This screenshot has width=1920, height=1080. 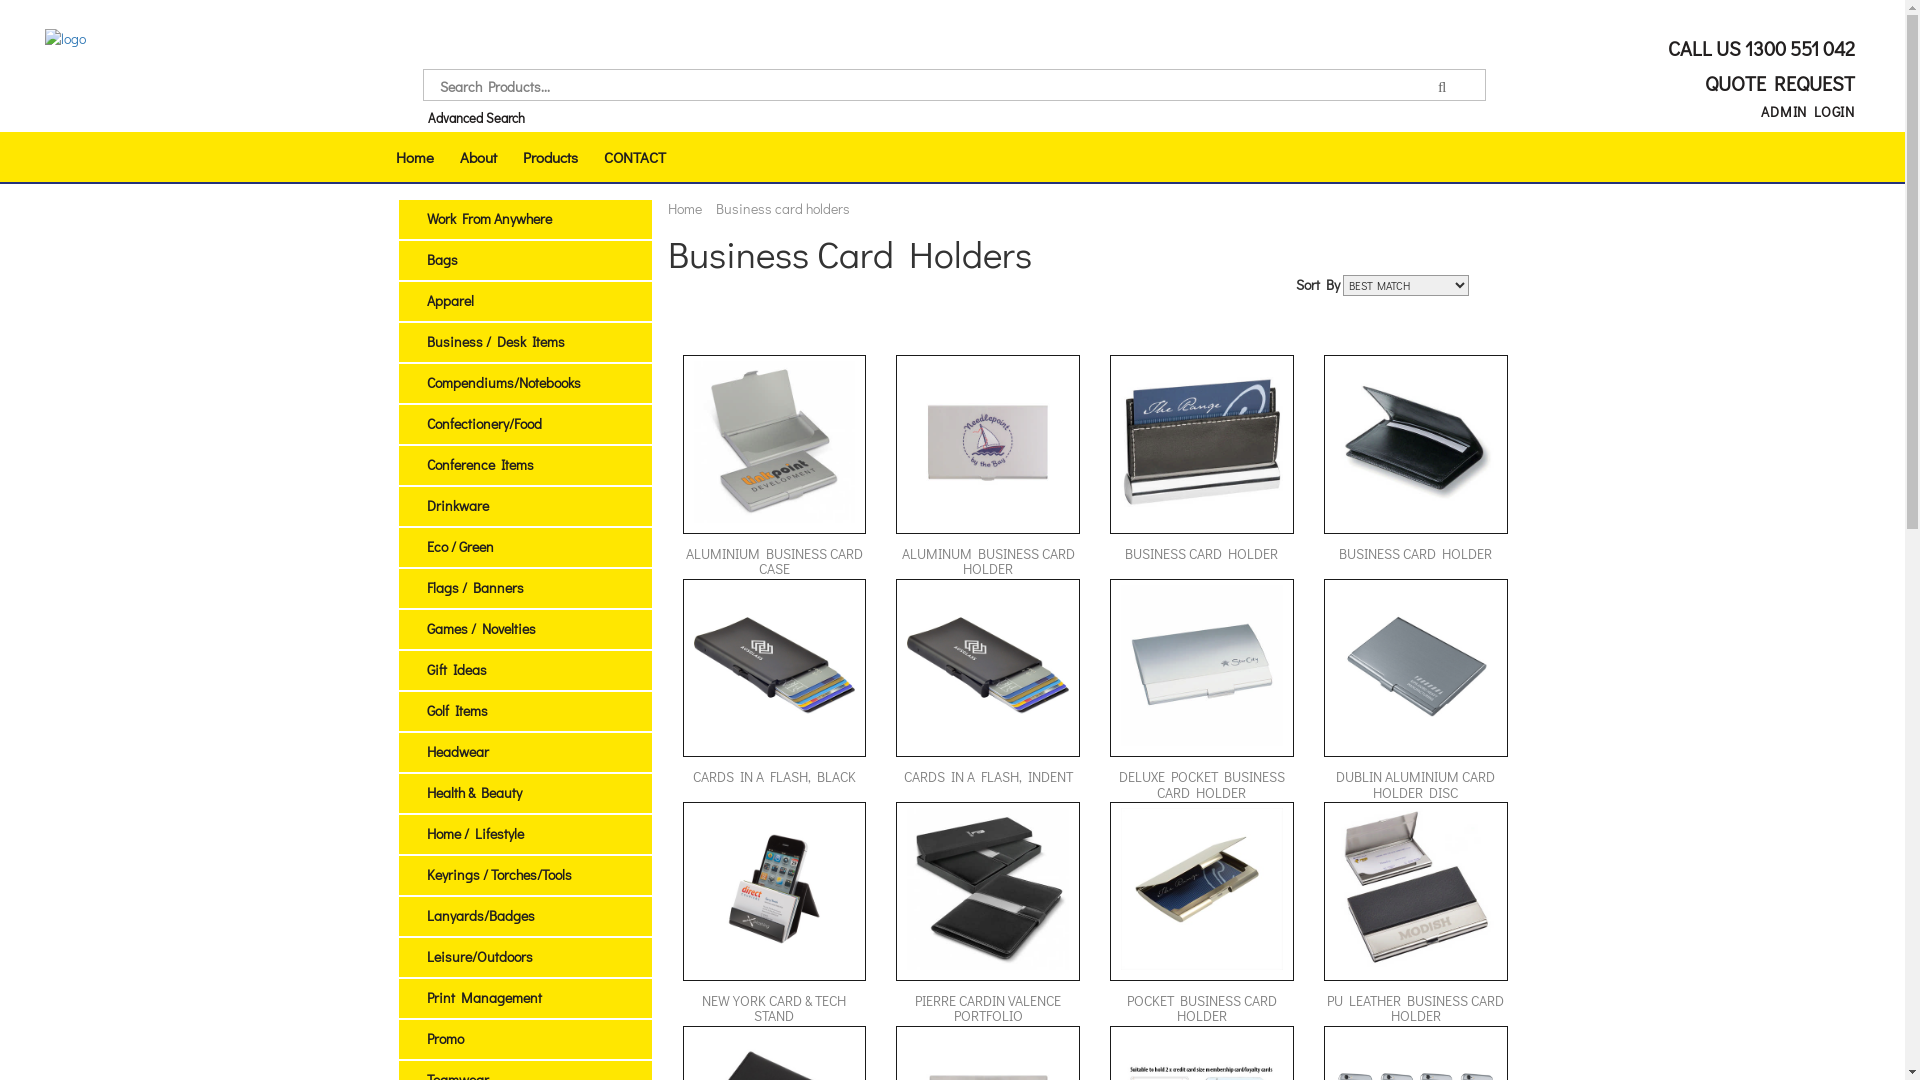 I want to click on 'Keyrings / Torches/Tools', so click(x=498, y=873).